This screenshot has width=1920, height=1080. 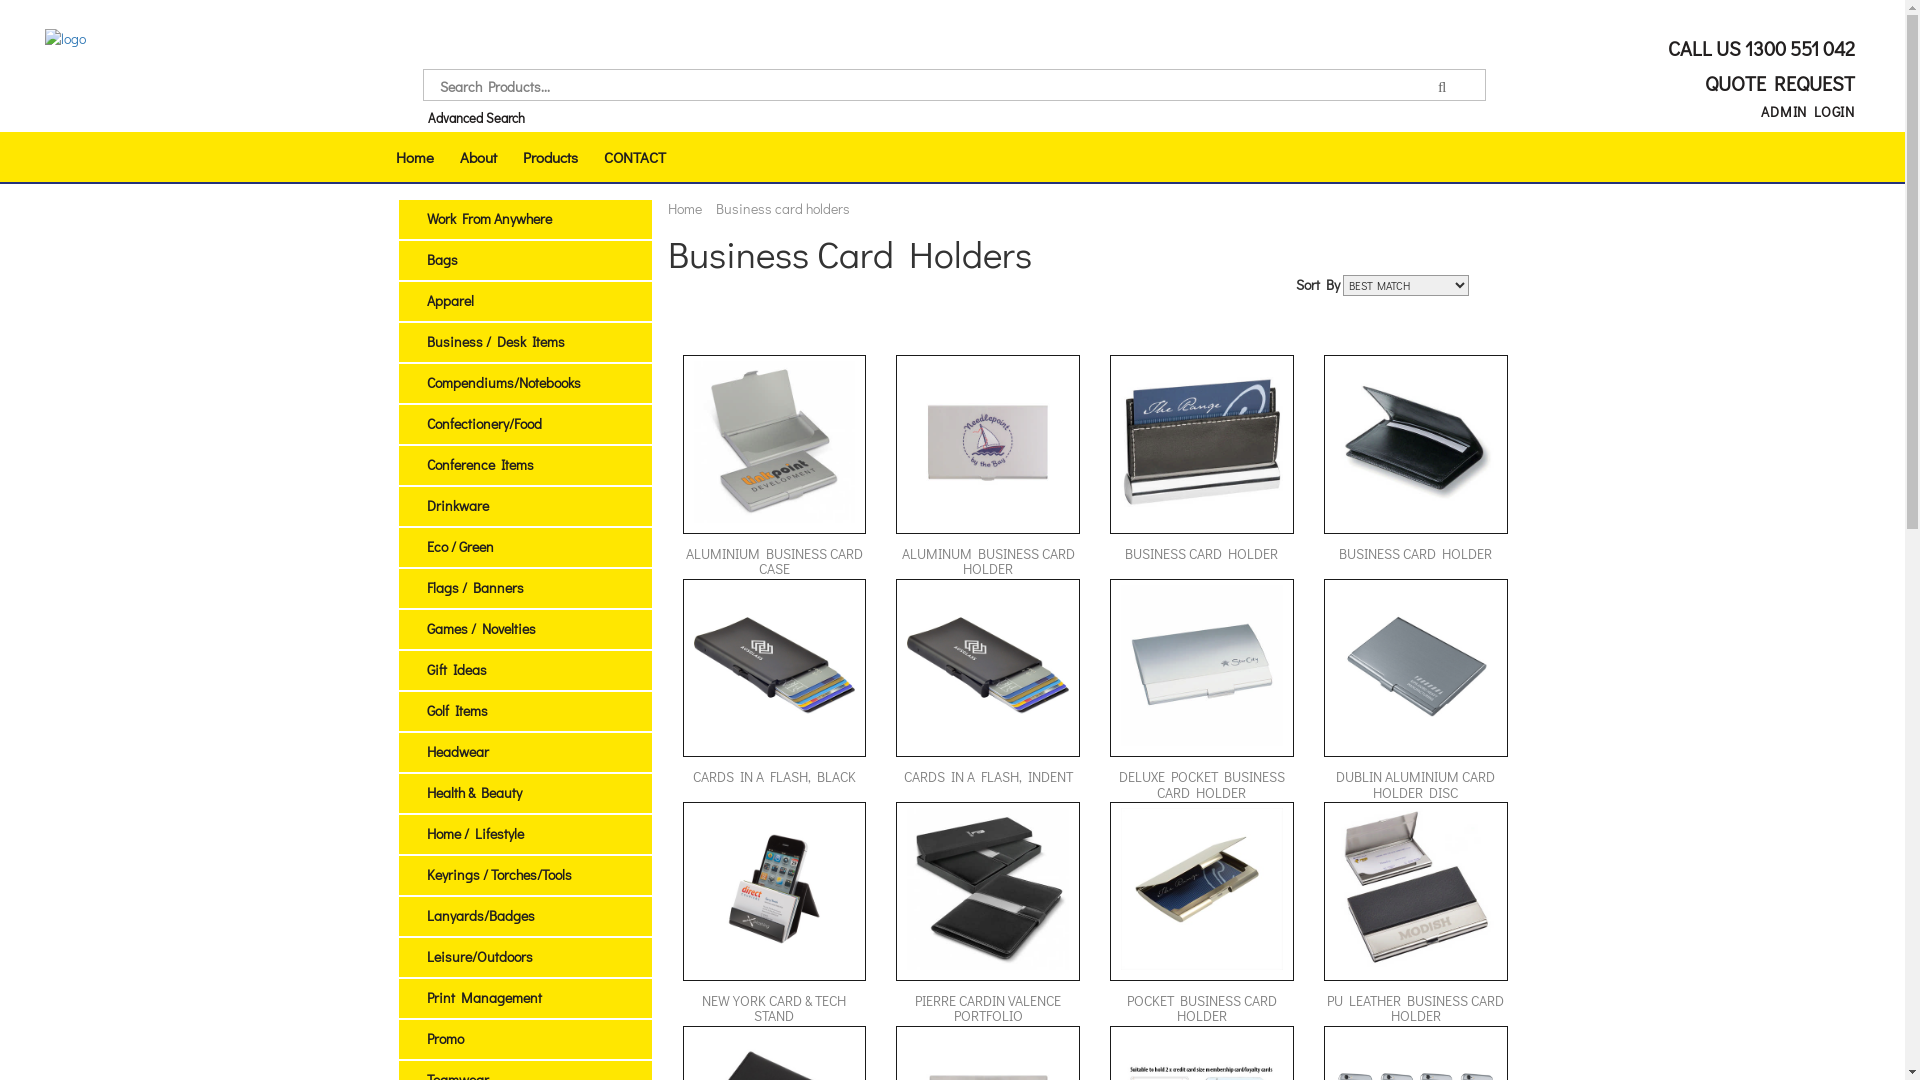 I want to click on 'Keyrings / Torches/Tools', so click(x=498, y=873).